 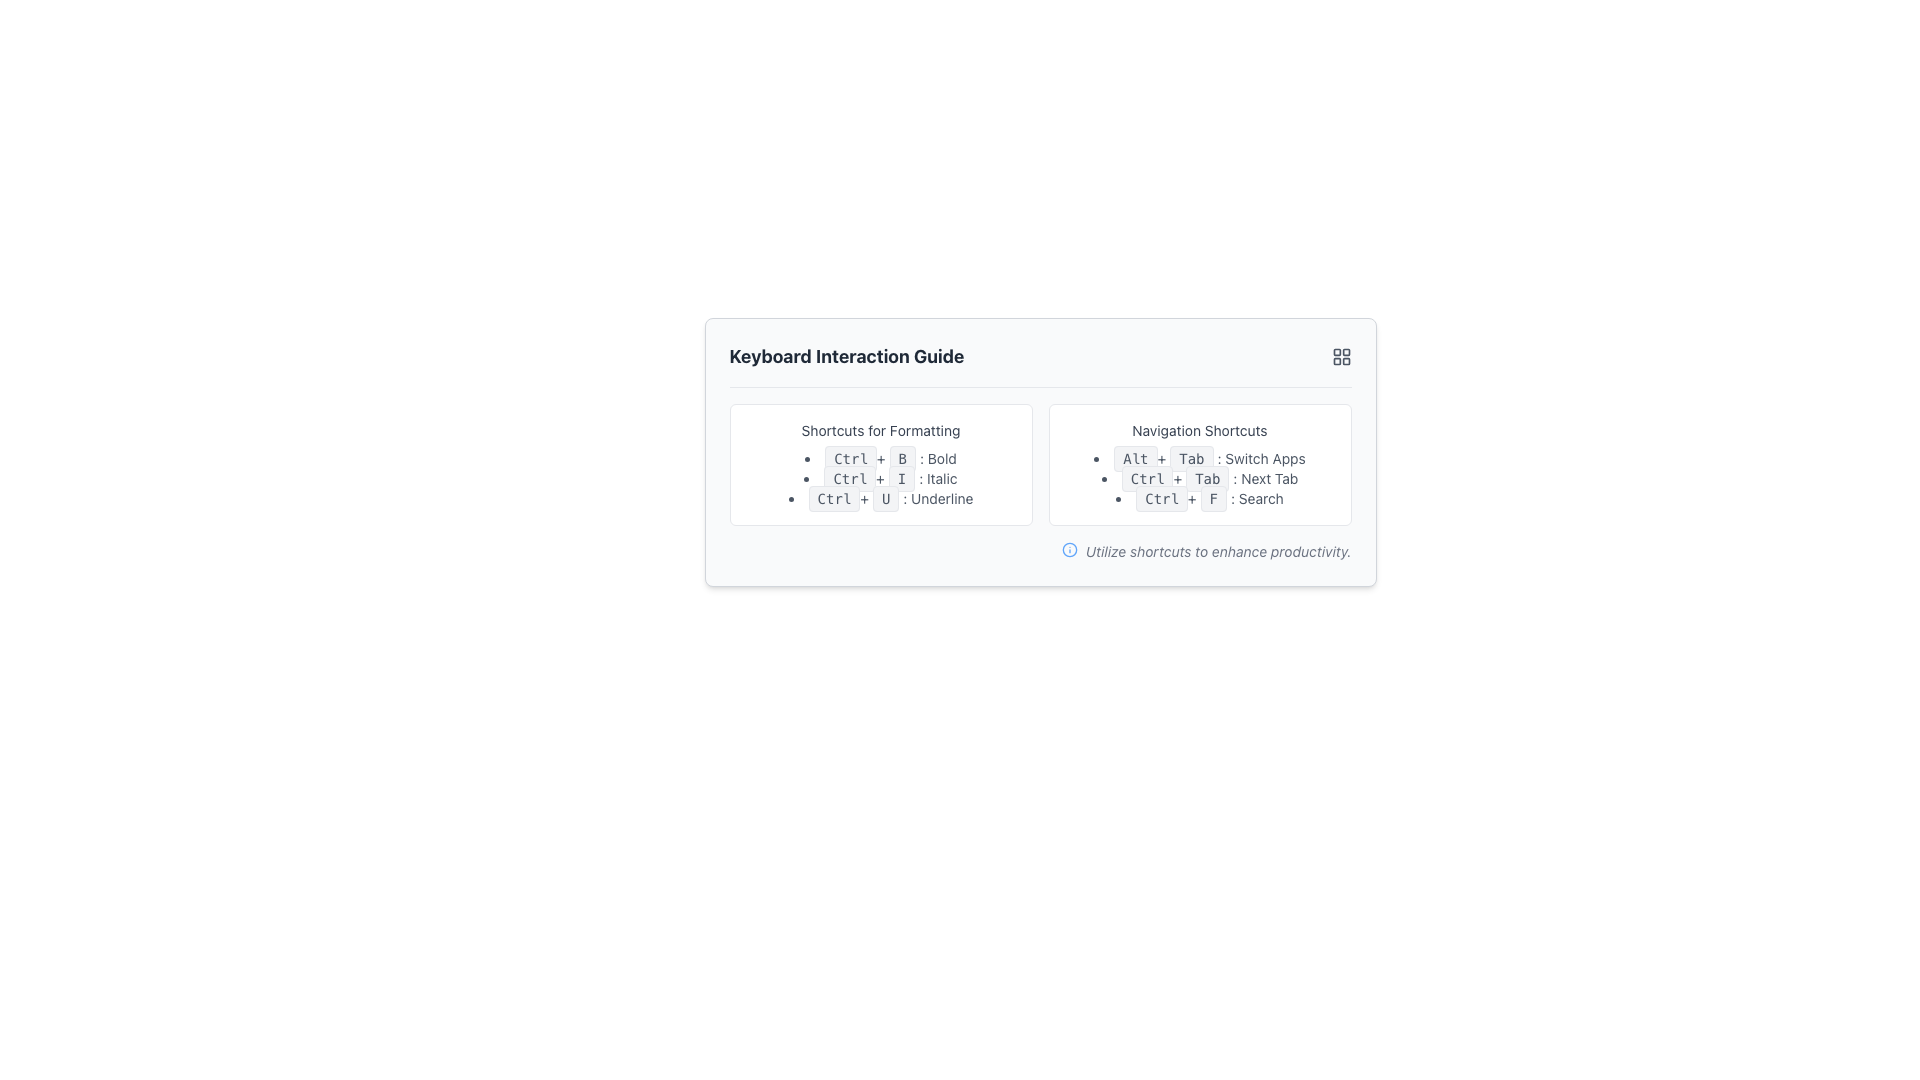 I want to click on the text label styled to resemble a button that contains the text 'Ctrl', which is part of the 'Ctrl+U: Underline' shortcut in the 'Keyboard Interaction Guide', so click(x=834, y=497).